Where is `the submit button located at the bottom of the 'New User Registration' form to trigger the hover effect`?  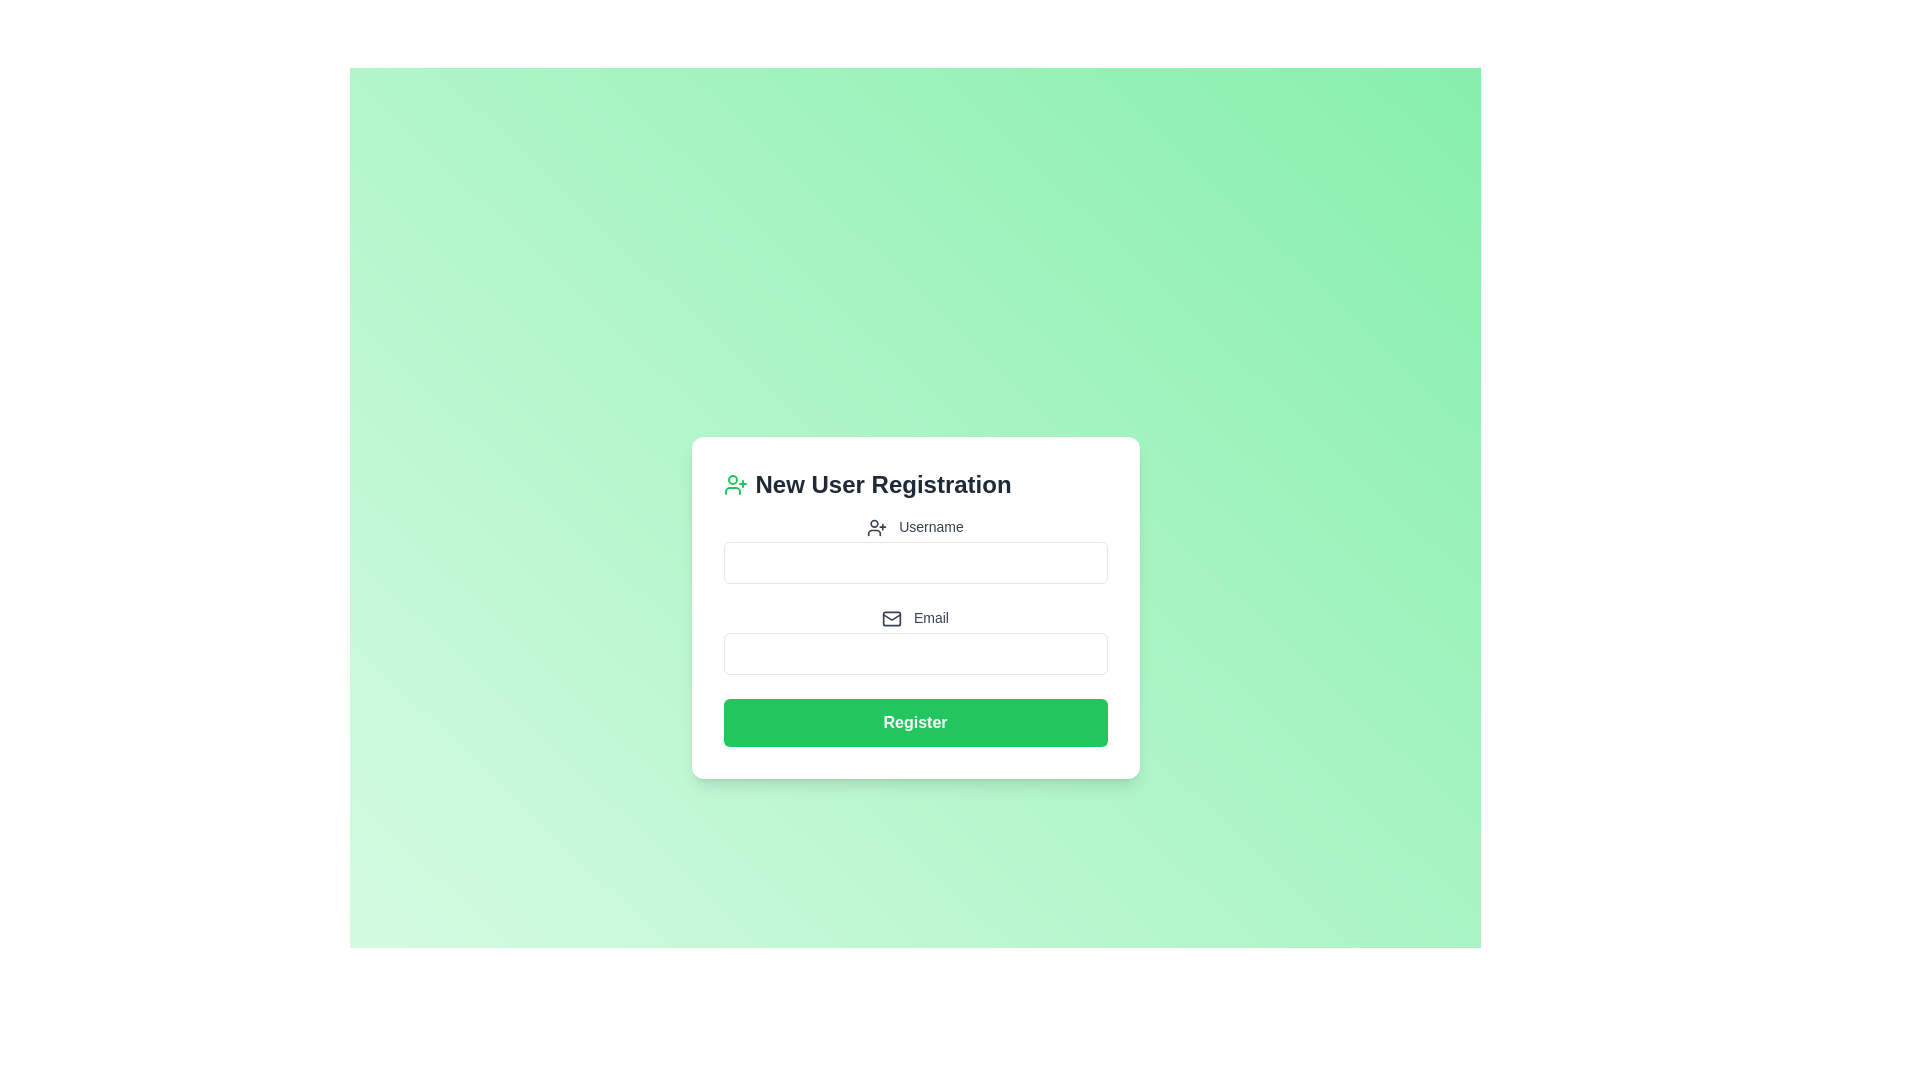 the submit button located at the bottom of the 'New User Registration' form to trigger the hover effect is located at coordinates (914, 723).